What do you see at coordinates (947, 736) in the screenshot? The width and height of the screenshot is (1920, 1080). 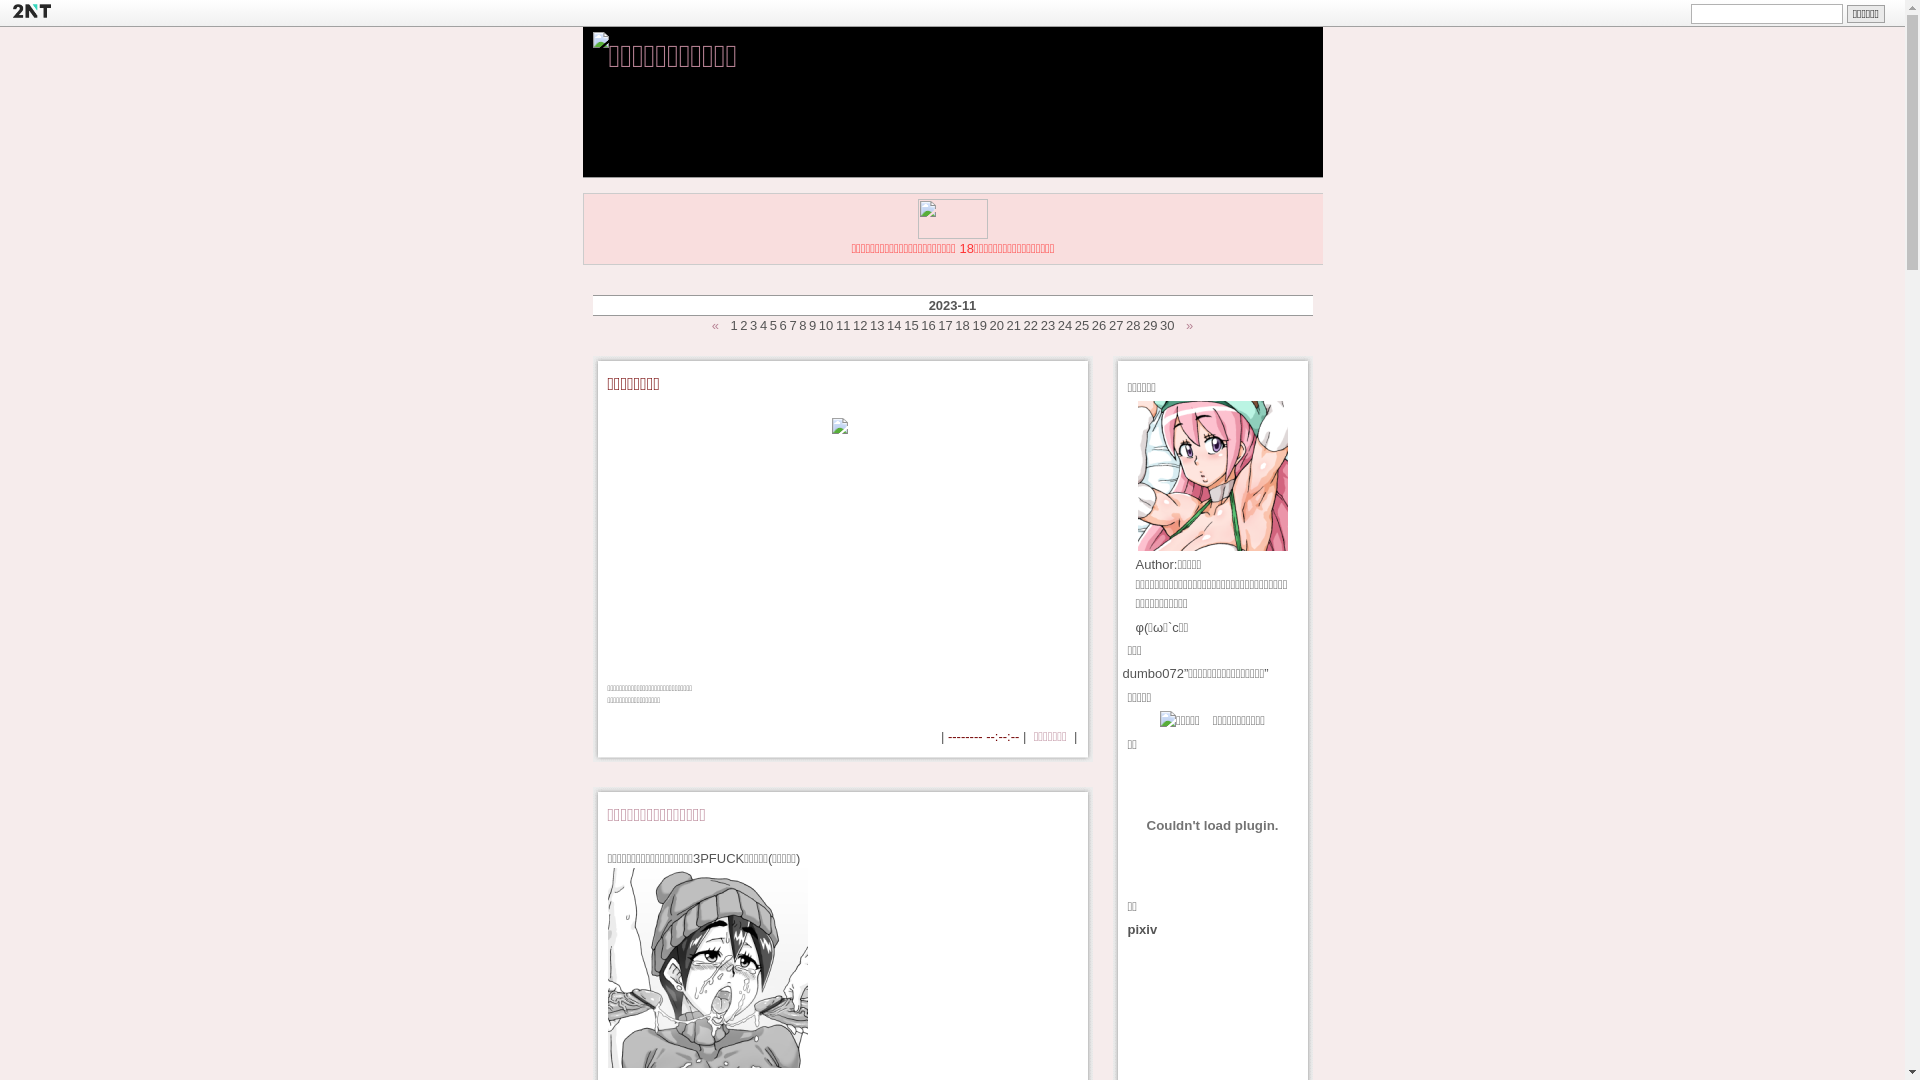 I see `'-------- --:--:--'` at bounding box center [947, 736].